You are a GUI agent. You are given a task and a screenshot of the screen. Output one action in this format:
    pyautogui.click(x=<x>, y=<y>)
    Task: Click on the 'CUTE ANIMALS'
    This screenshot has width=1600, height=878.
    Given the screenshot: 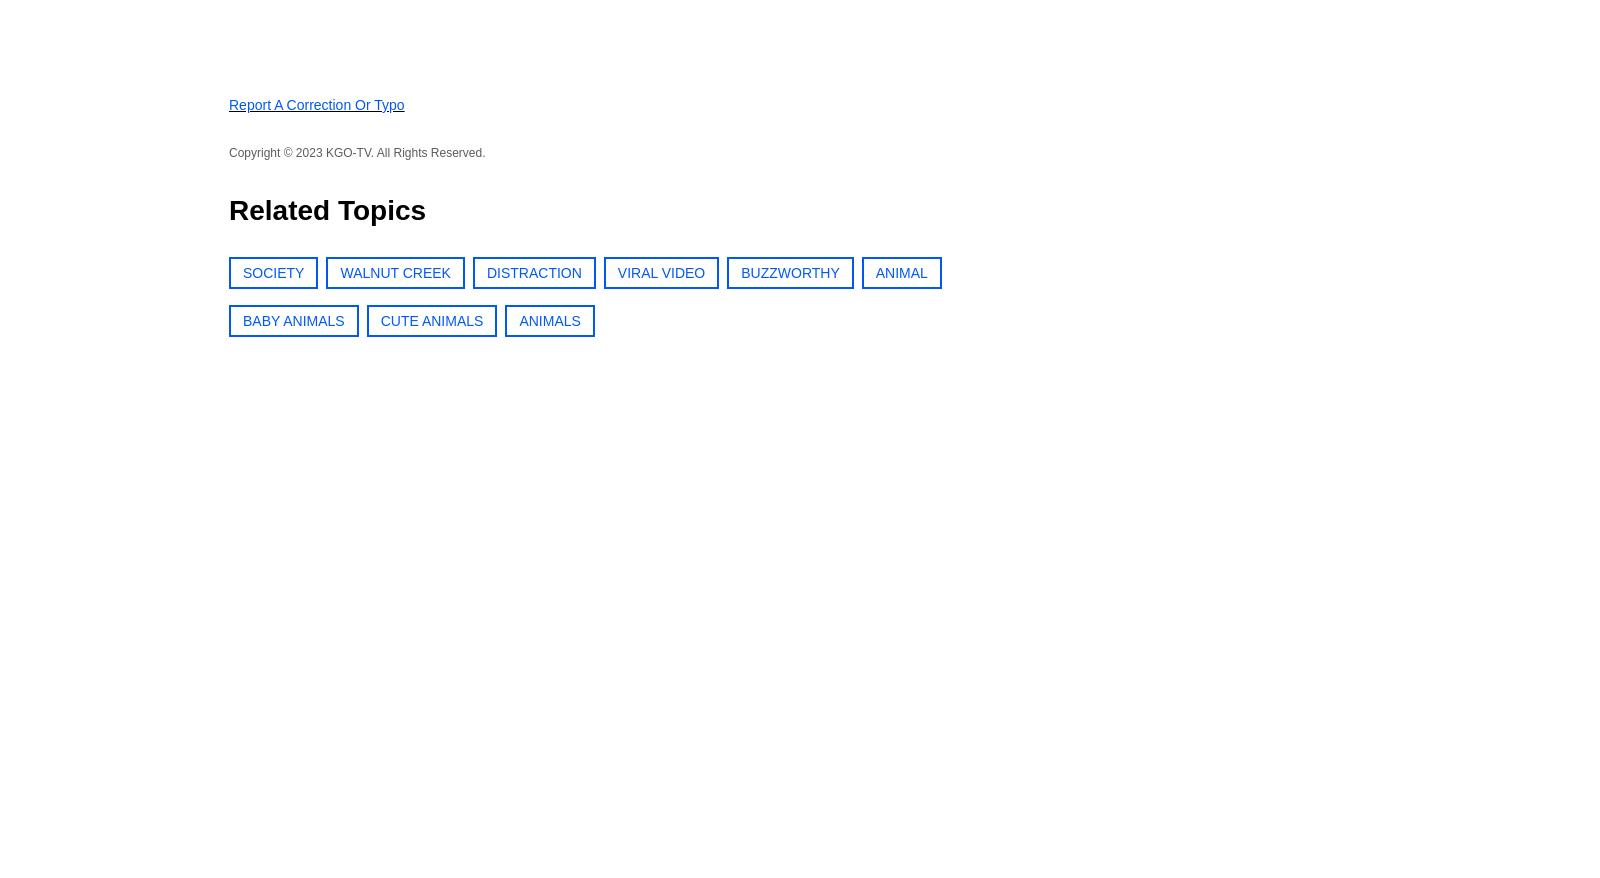 What is the action you would take?
    pyautogui.click(x=430, y=320)
    